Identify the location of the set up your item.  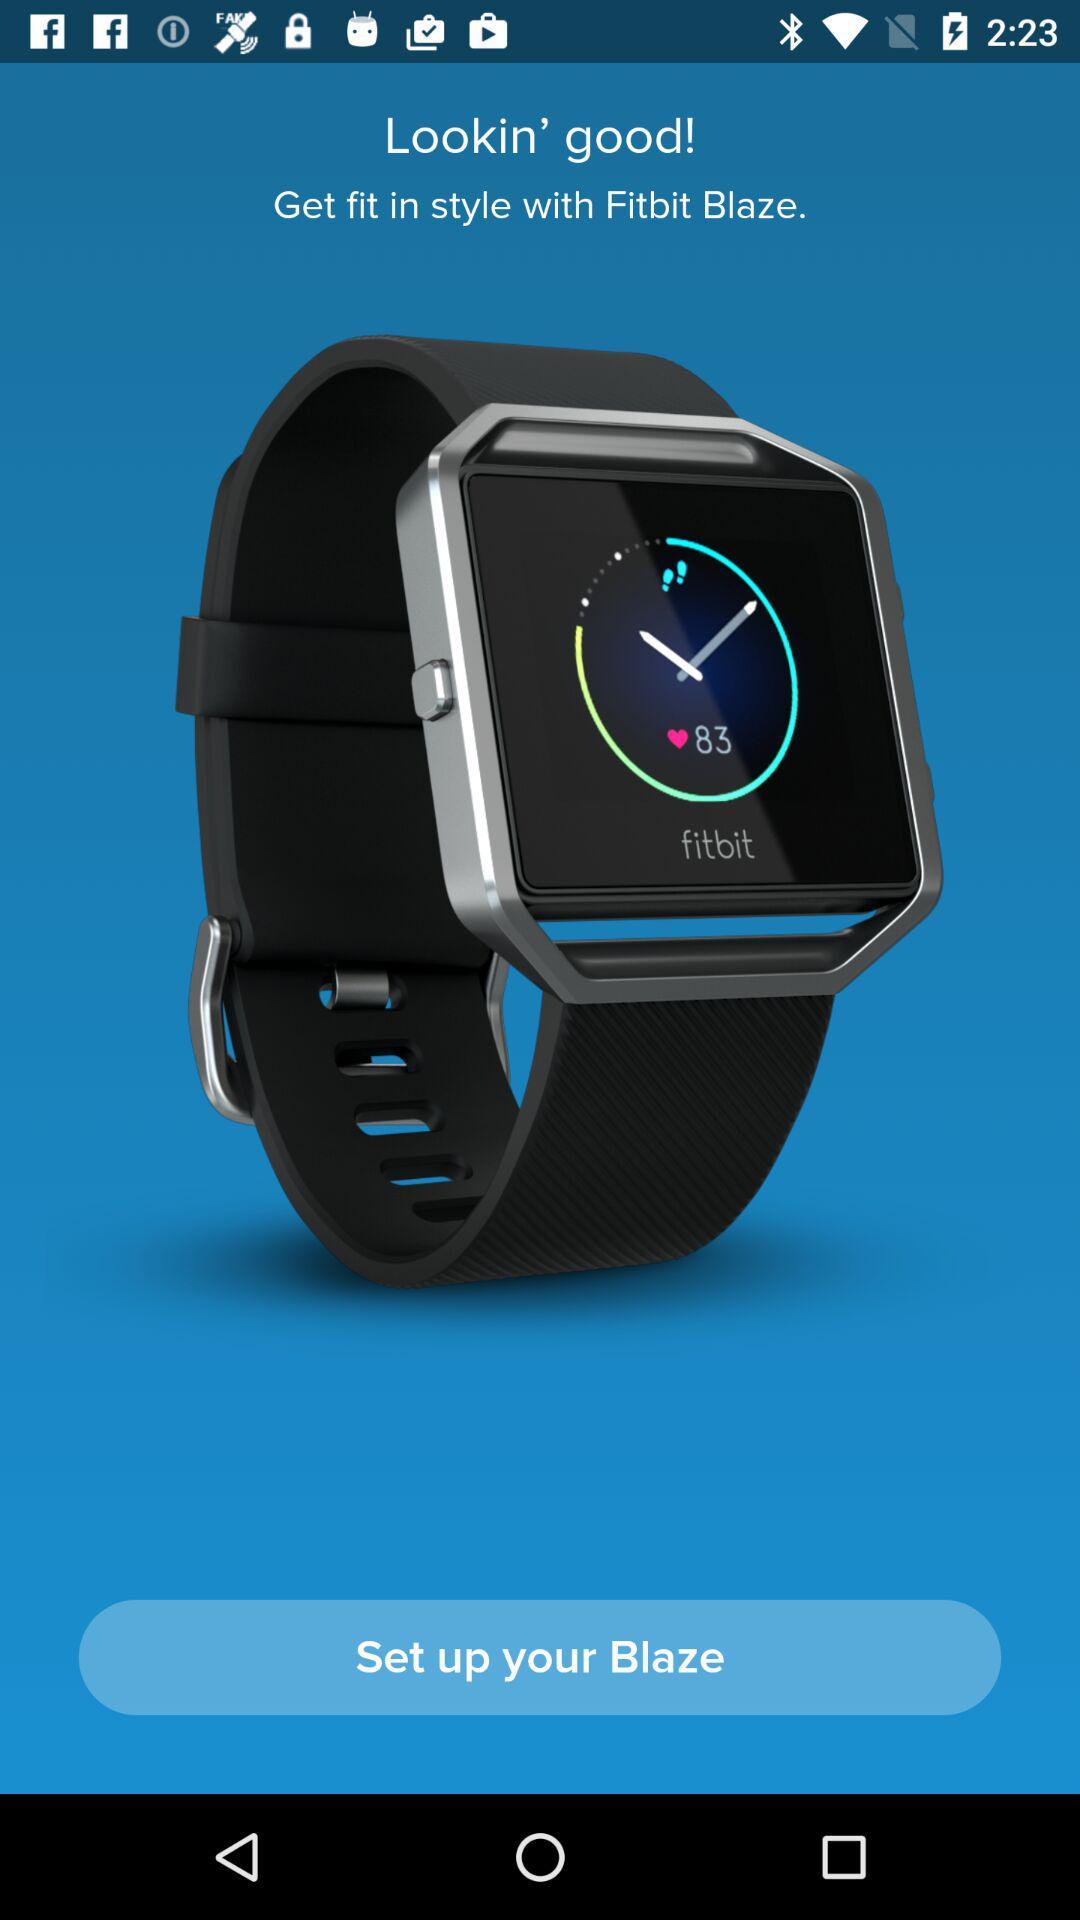
(540, 1657).